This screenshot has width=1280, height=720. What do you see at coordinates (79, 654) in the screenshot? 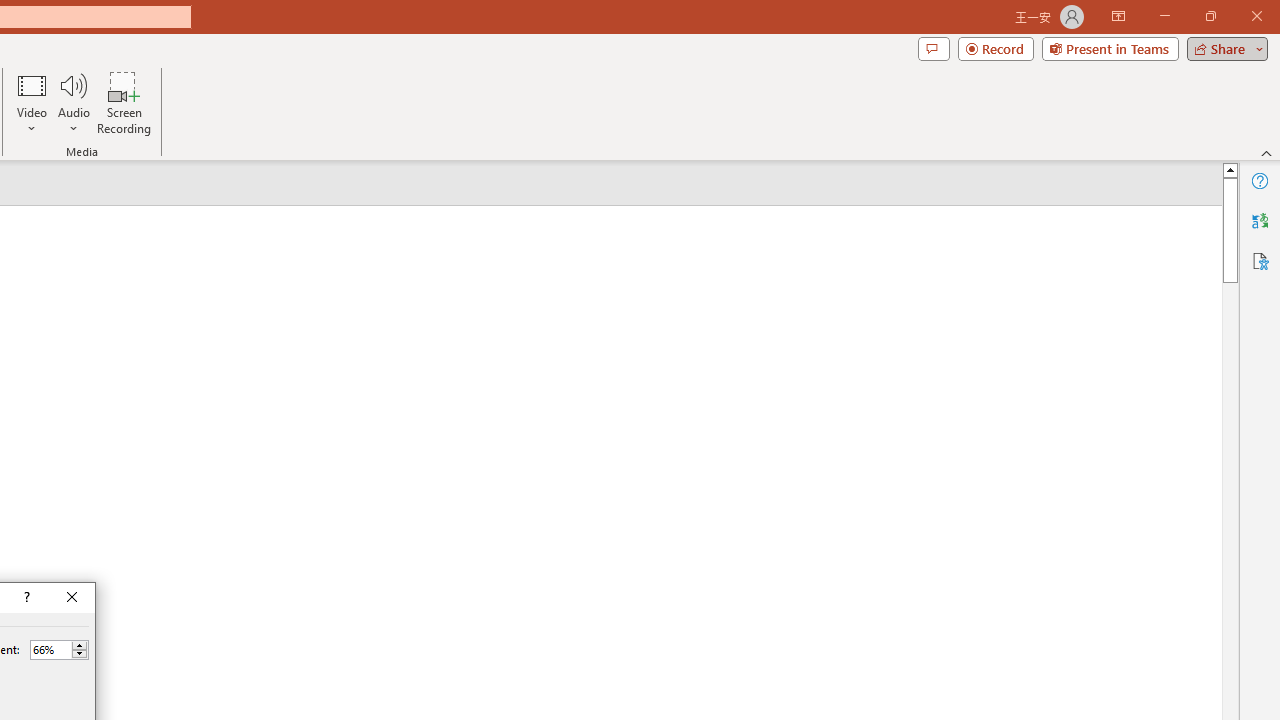
I see `'Less'` at bounding box center [79, 654].